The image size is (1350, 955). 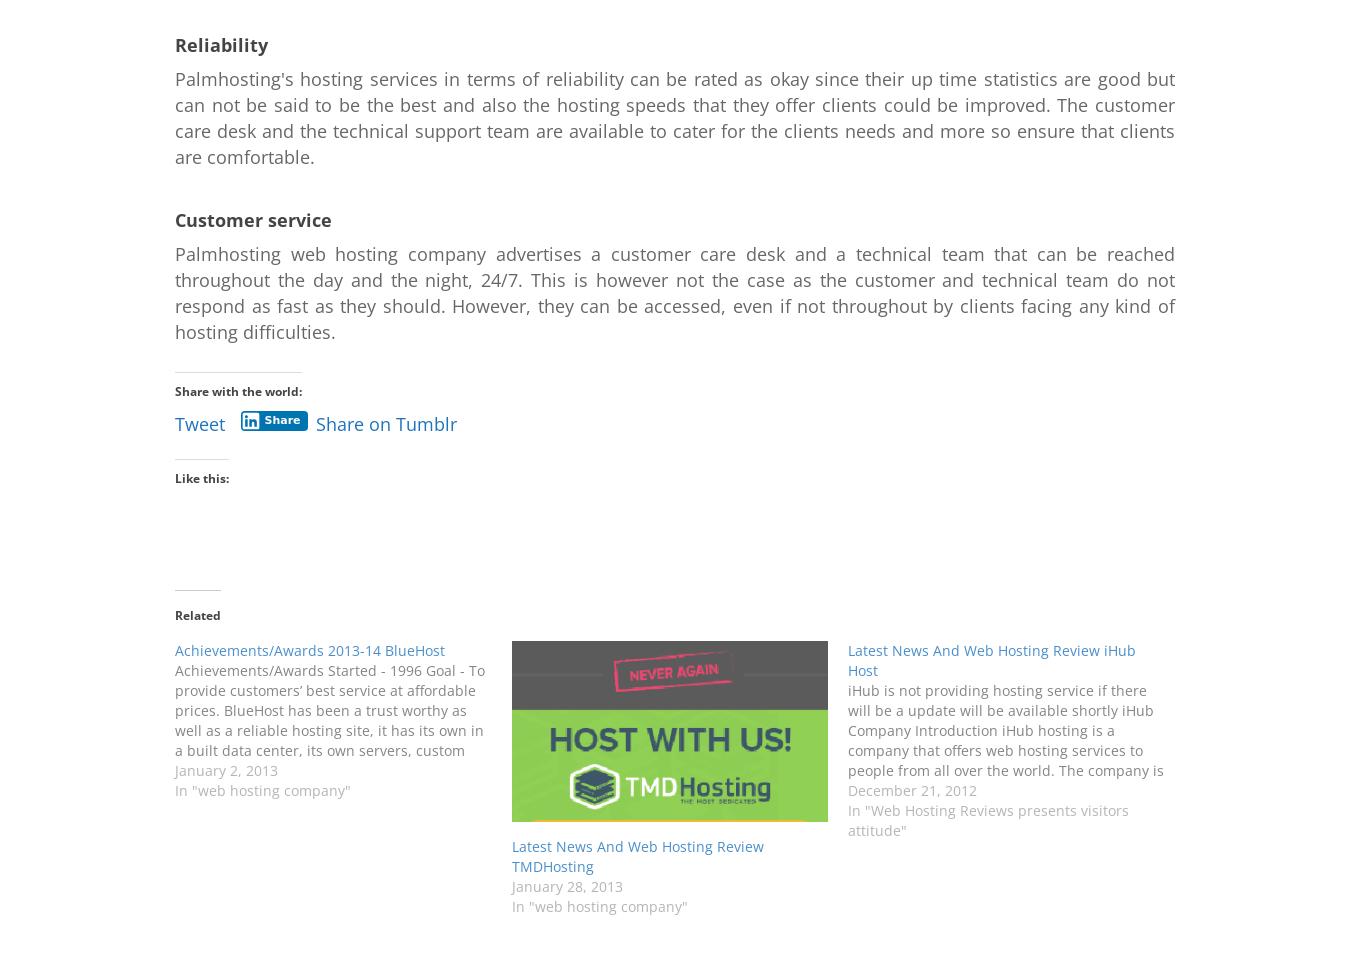 I want to click on 'Share on Tumblr', so click(x=385, y=423).